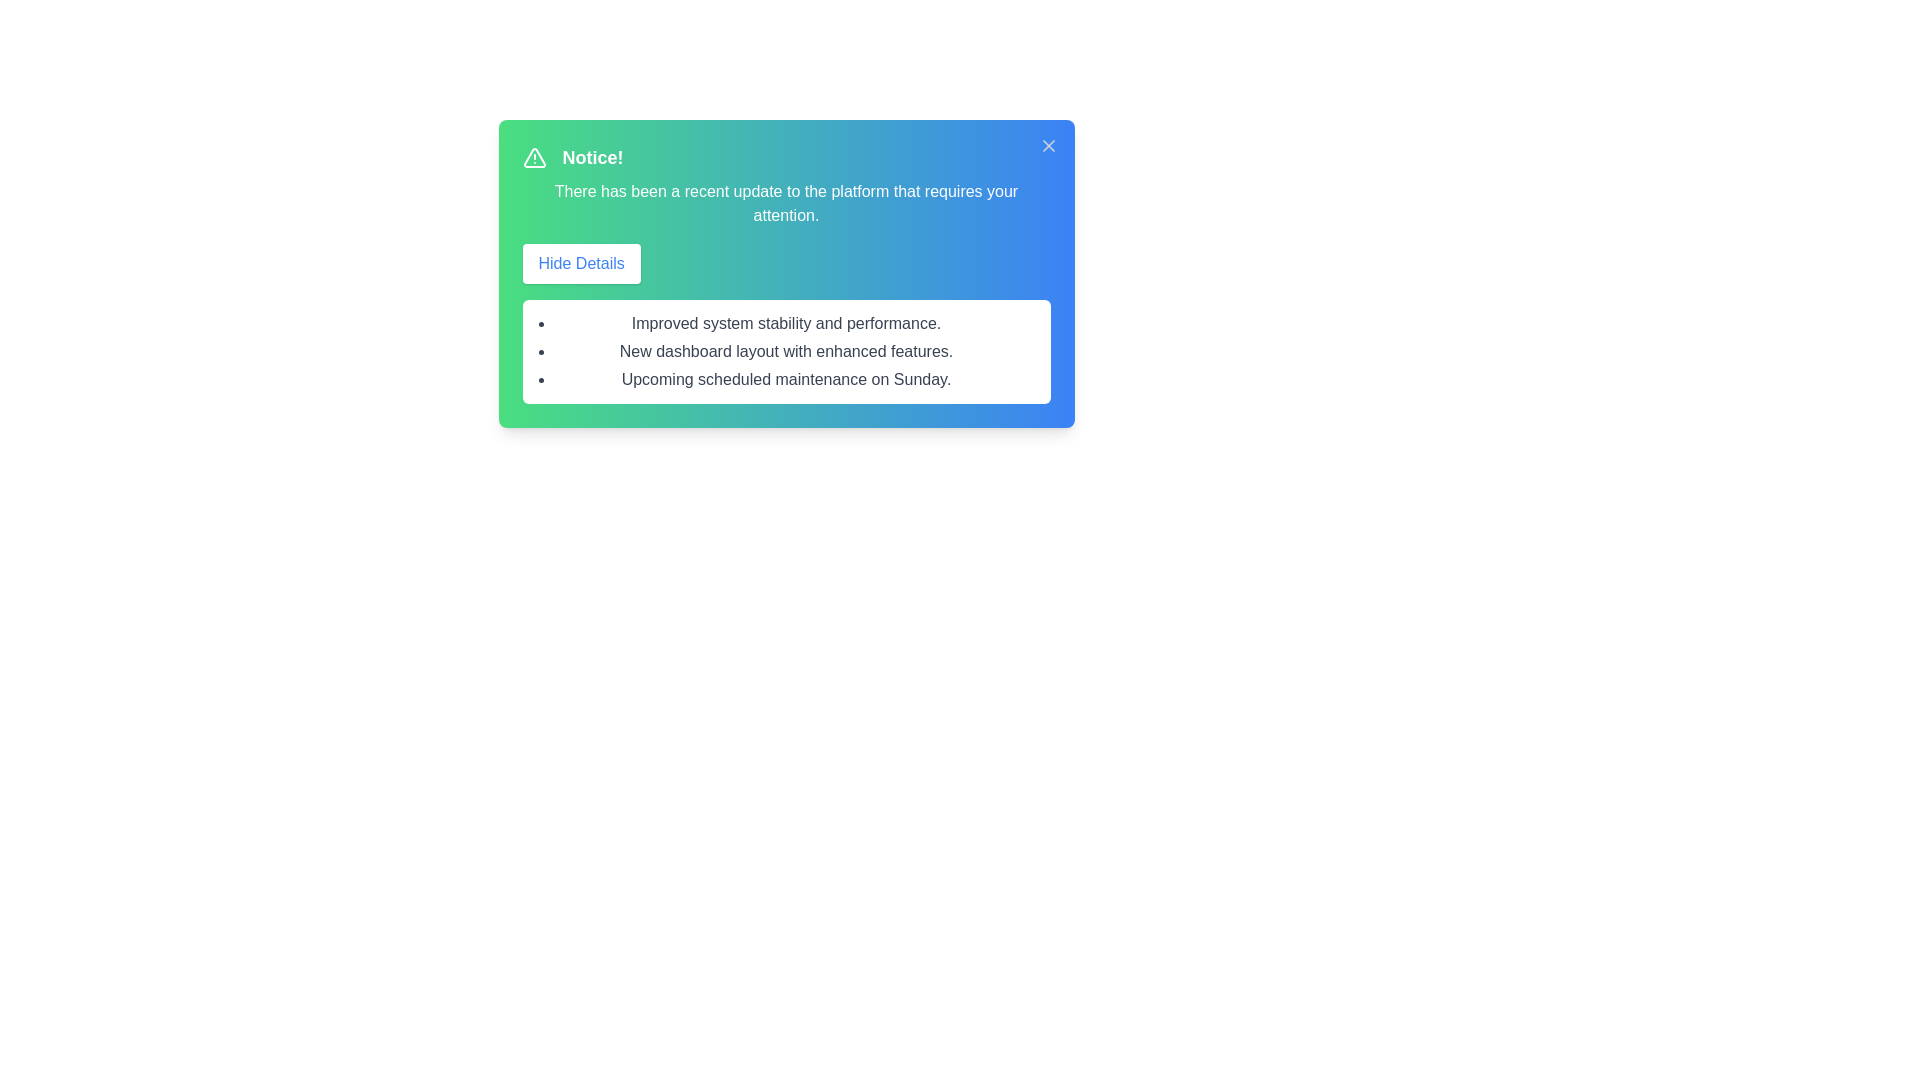  Describe the element at coordinates (579, 262) in the screenshot. I see `the 'Hide Details' button to toggle the visibility of the details section` at that location.